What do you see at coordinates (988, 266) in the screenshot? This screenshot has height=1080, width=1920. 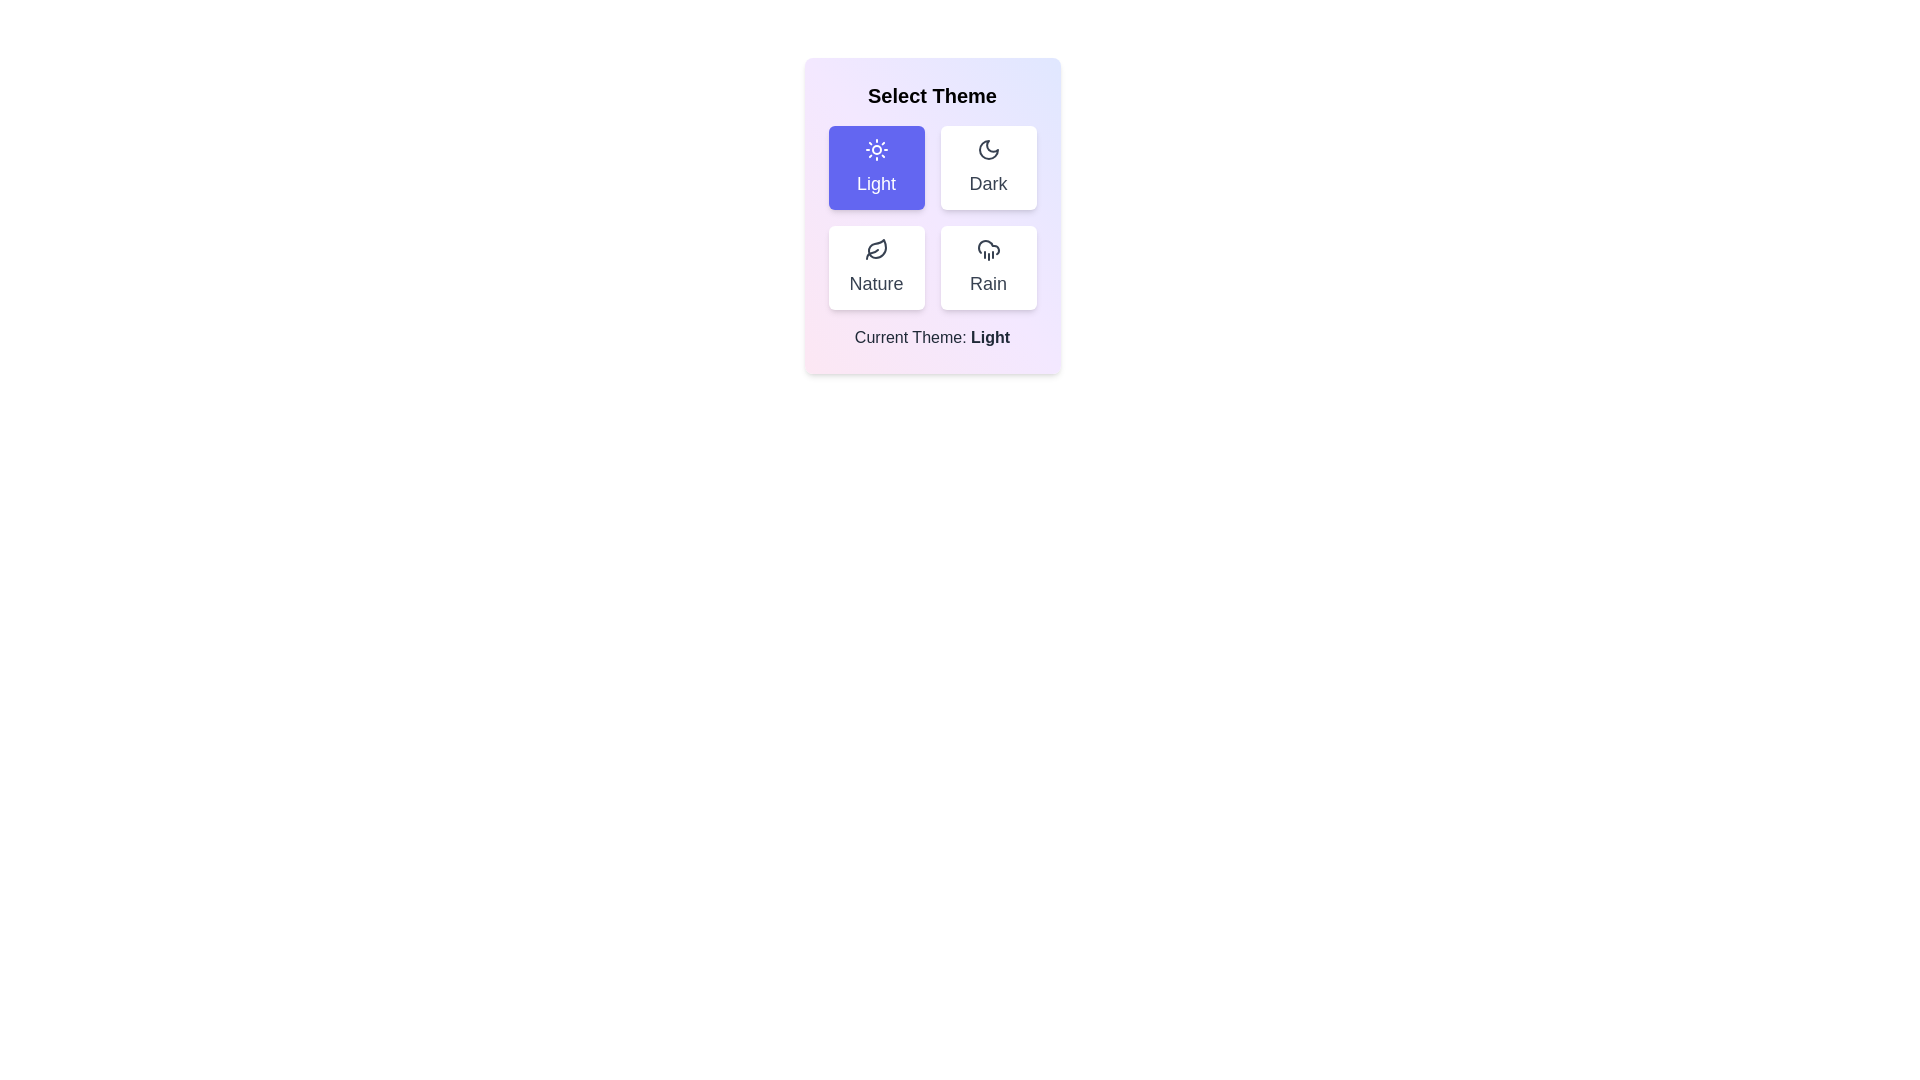 I see `the theme Rain by clicking the corresponding button` at bounding box center [988, 266].